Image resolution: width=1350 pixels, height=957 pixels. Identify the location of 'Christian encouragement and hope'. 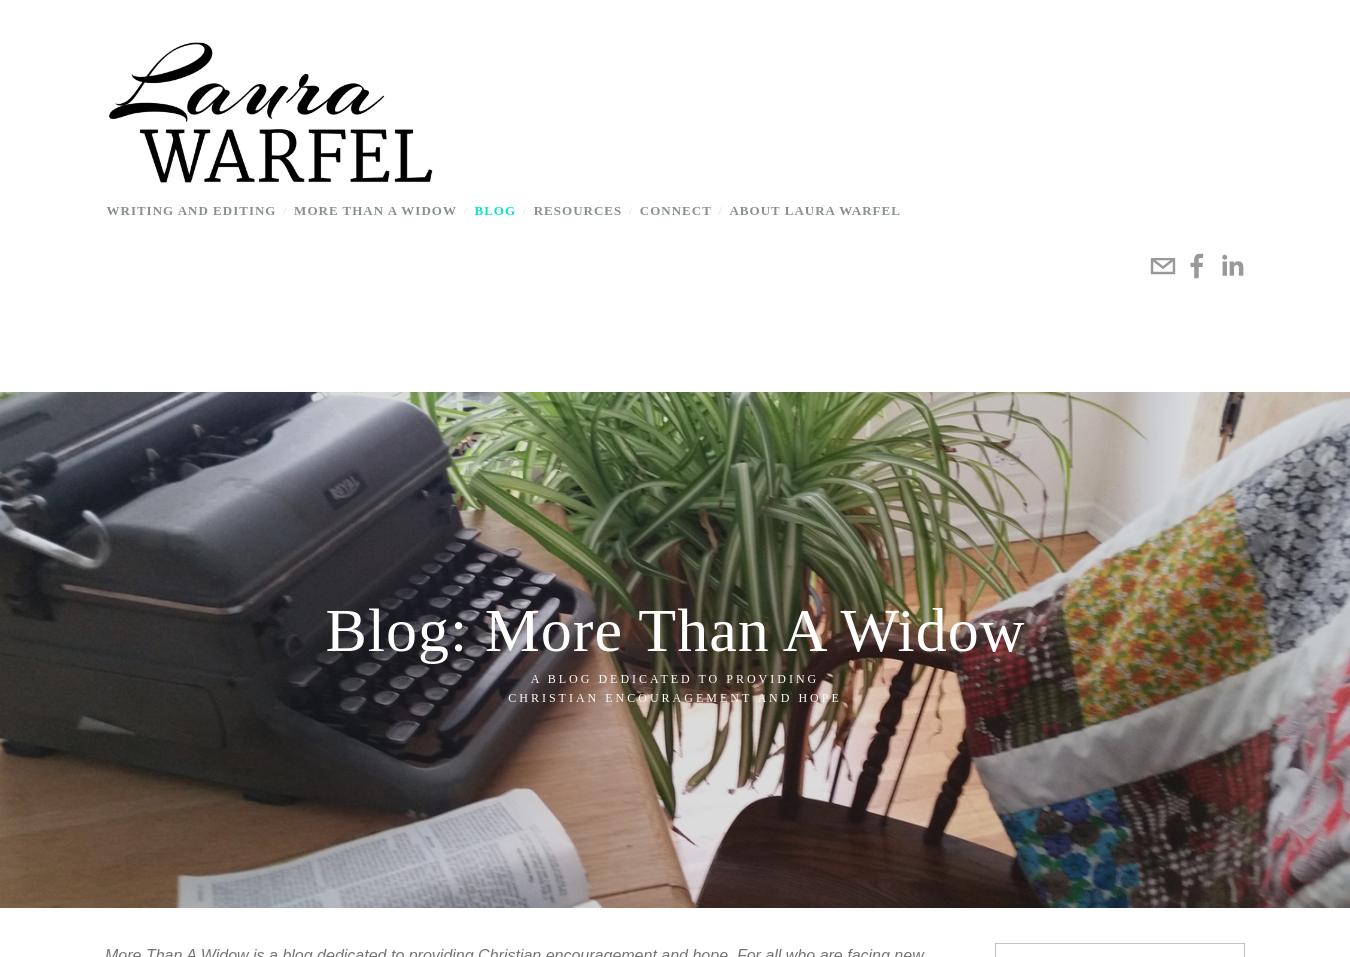
(507, 696).